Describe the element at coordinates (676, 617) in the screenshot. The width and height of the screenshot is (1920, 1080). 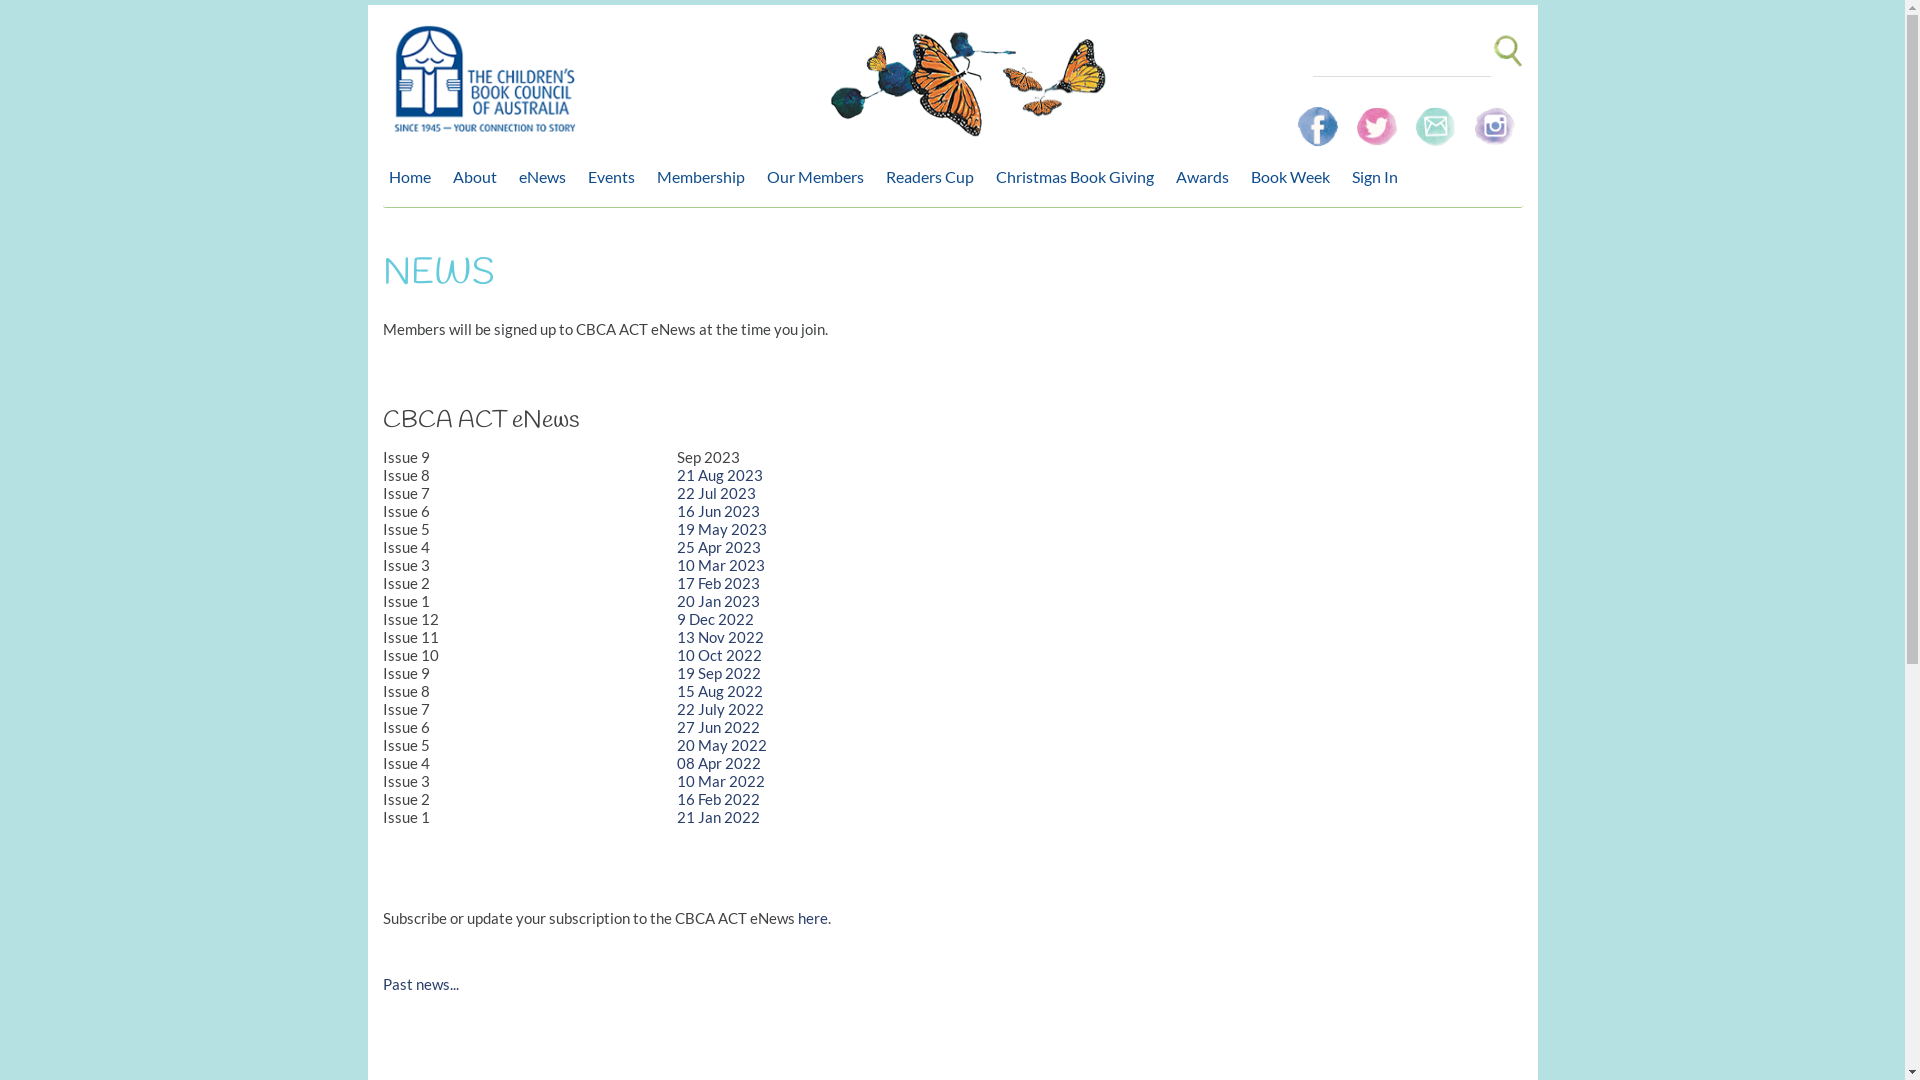
I see `'9 Dec 2022'` at that location.